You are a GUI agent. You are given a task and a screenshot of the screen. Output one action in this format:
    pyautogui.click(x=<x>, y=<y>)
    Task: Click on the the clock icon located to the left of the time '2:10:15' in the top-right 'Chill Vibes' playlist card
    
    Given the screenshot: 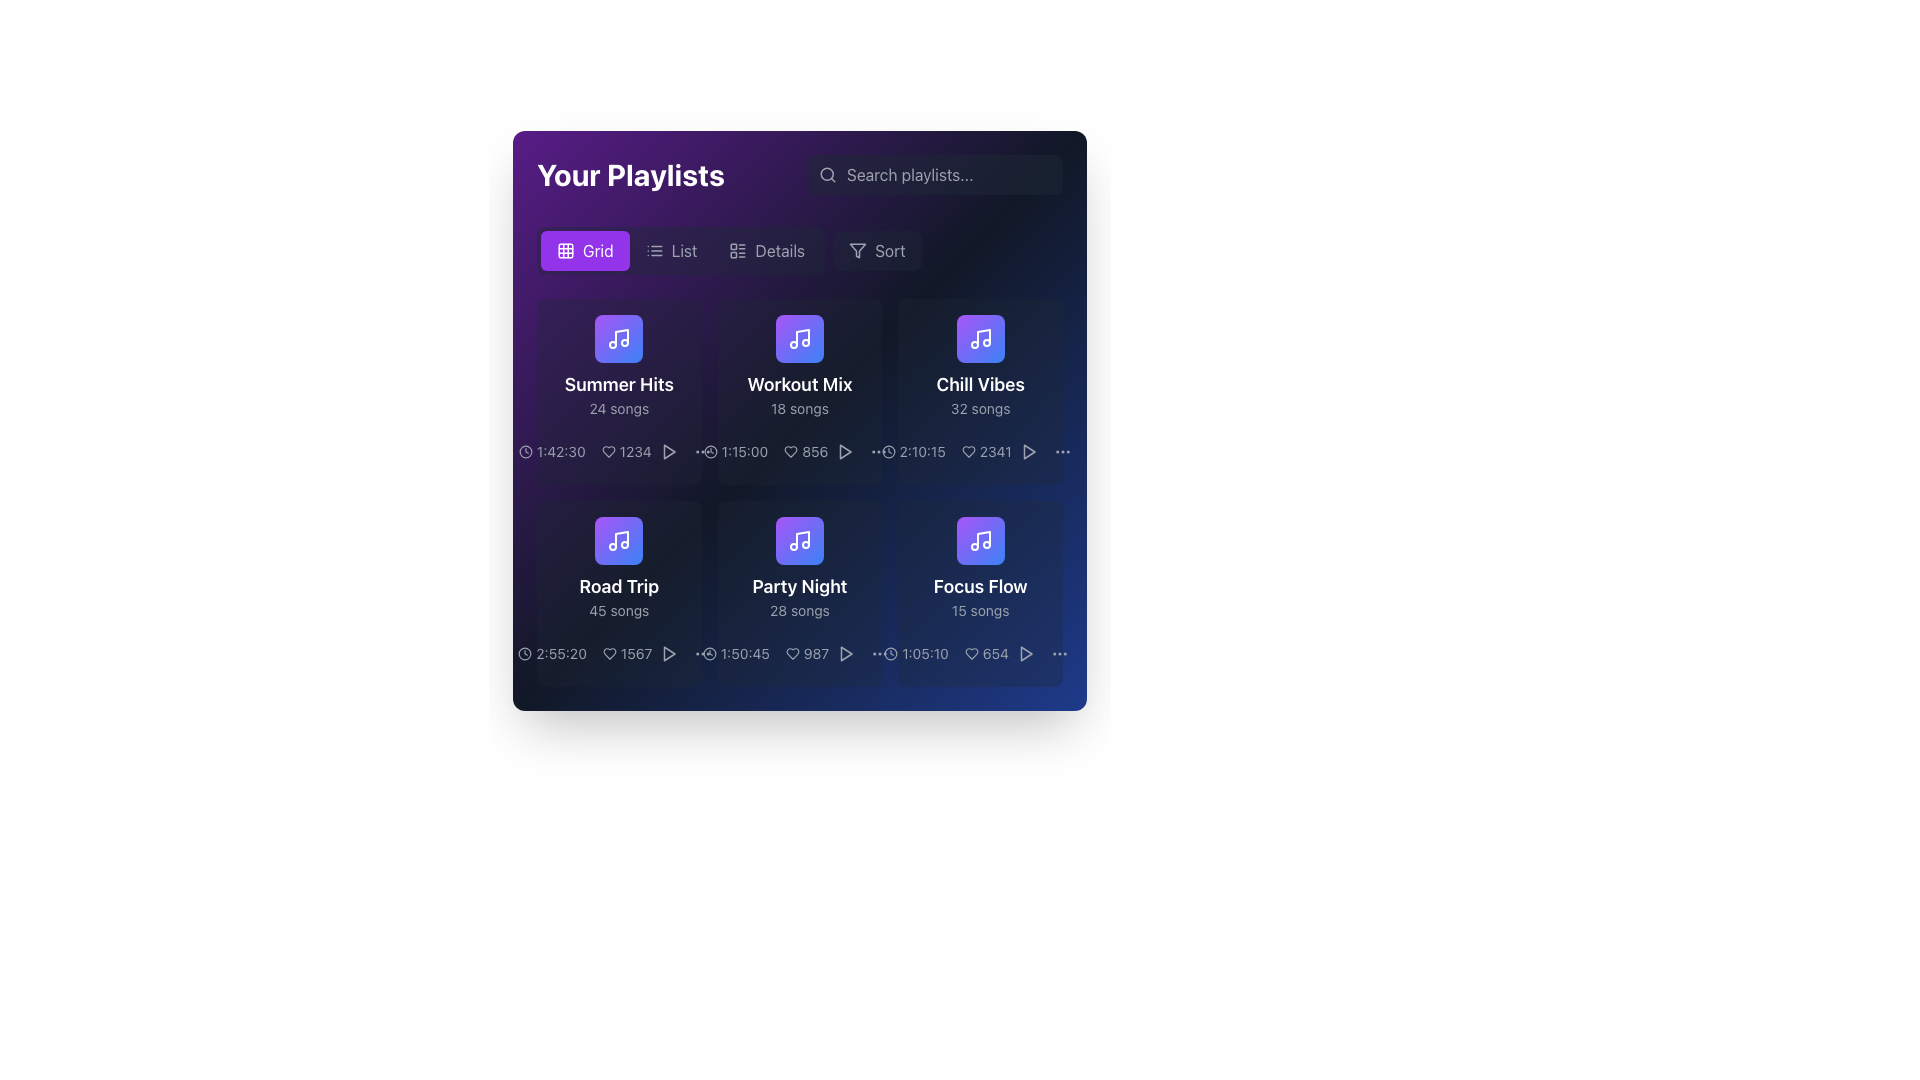 What is the action you would take?
    pyautogui.click(x=887, y=451)
    